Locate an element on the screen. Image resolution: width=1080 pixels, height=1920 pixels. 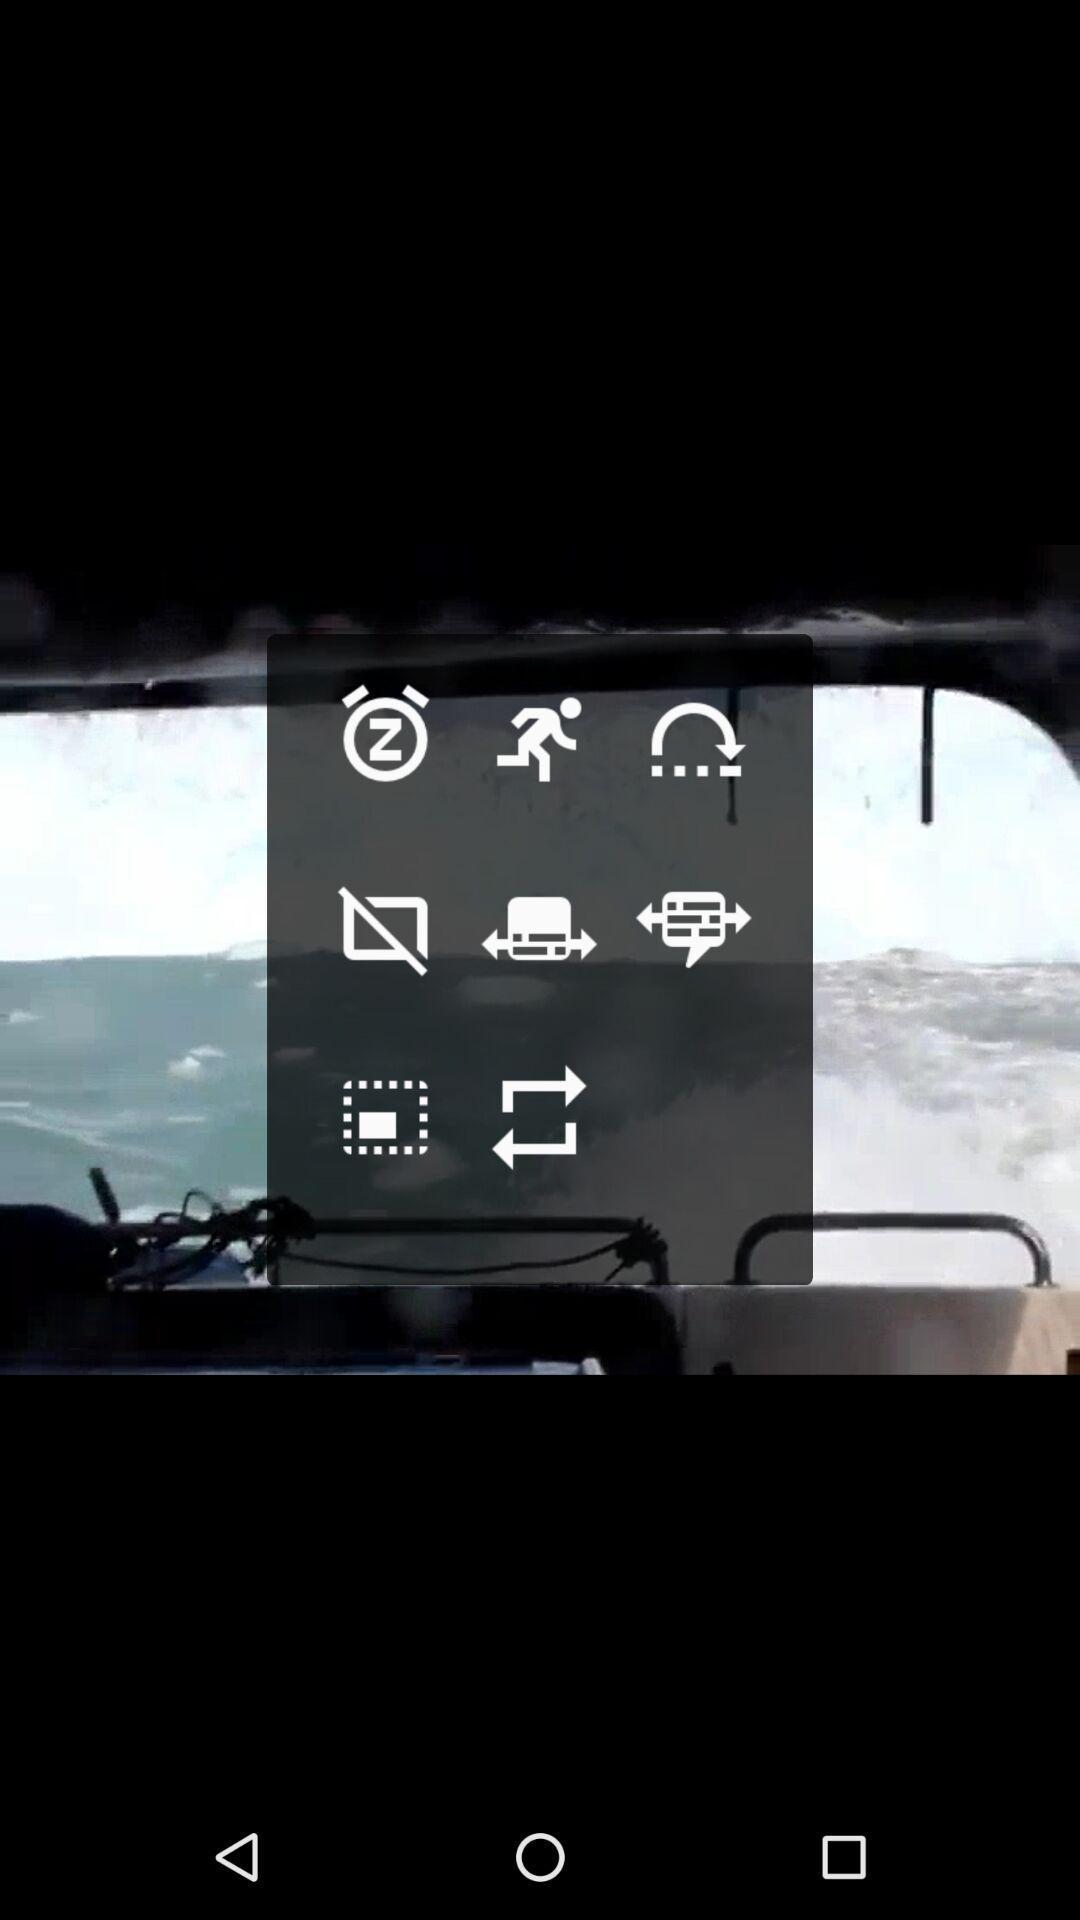
go back is located at coordinates (385, 1148).